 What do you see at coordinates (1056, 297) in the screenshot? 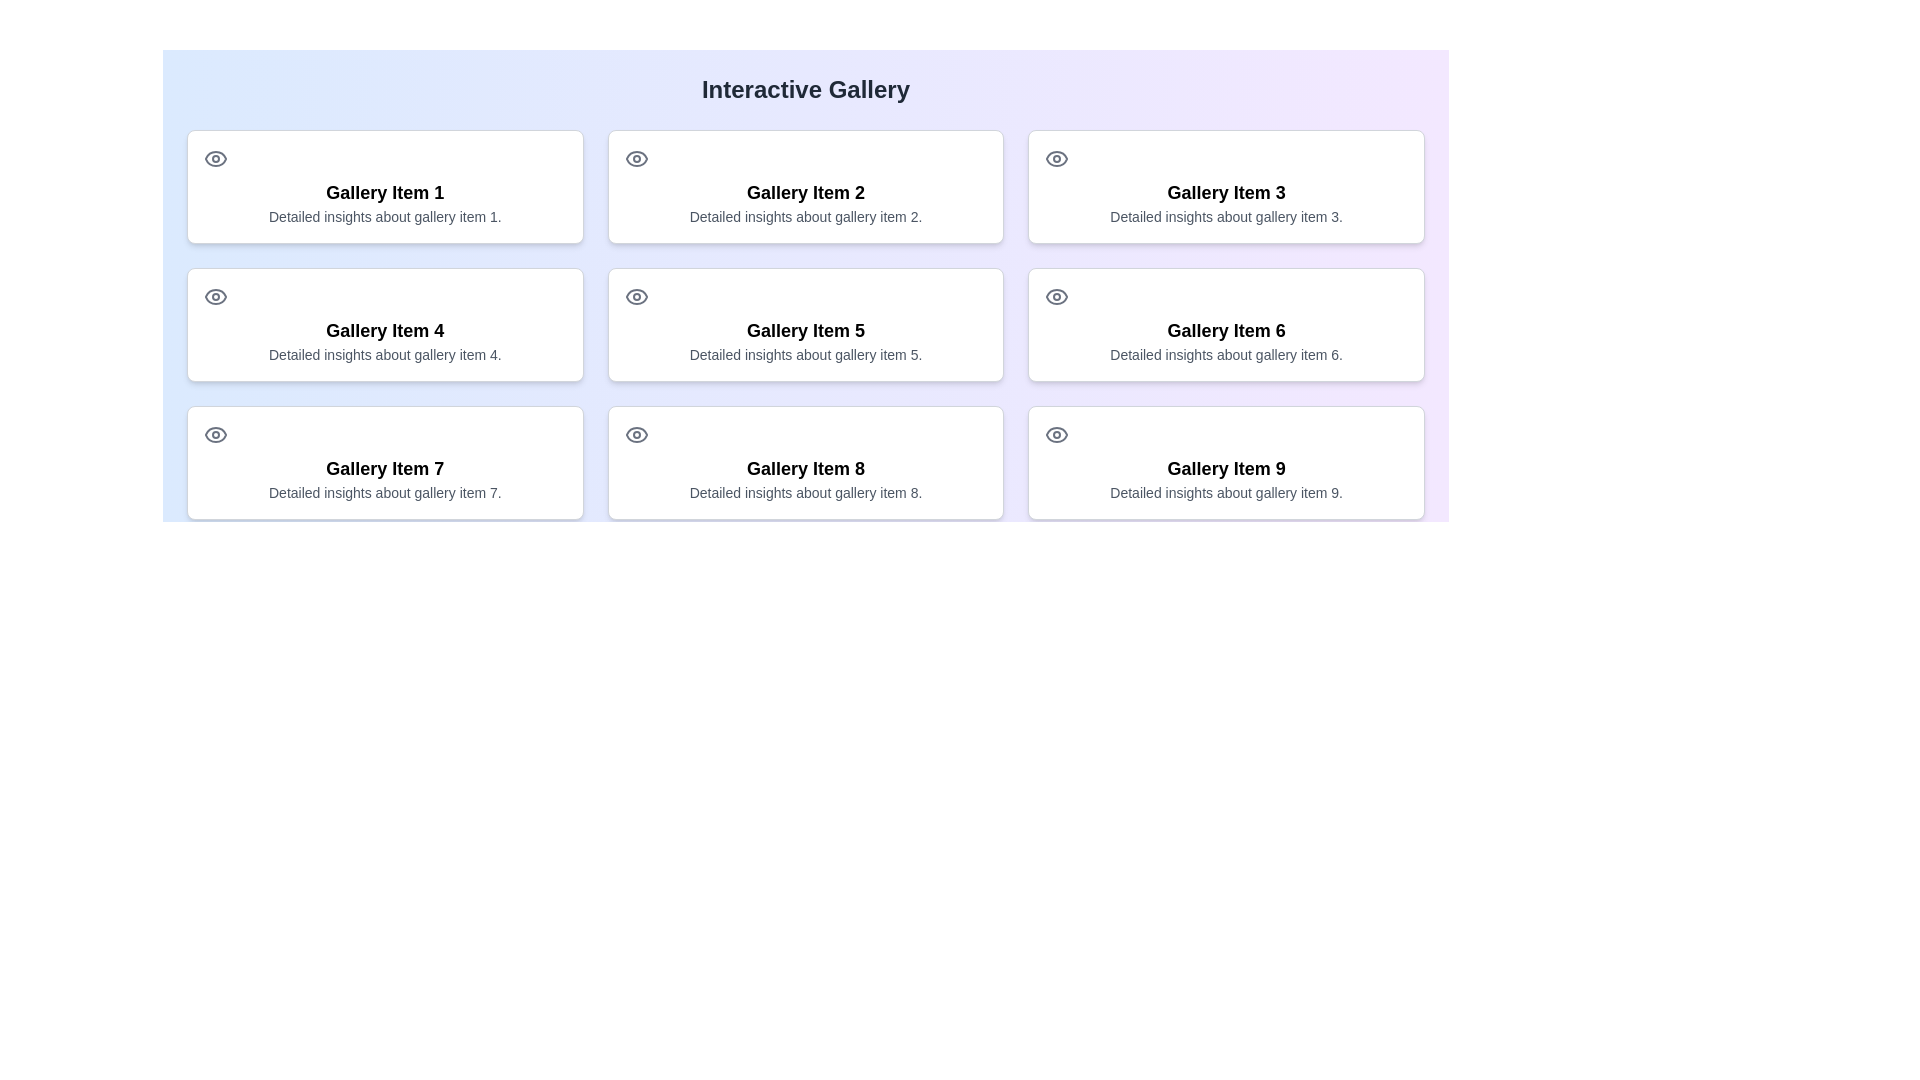
I see `the eye-shaped visibility icon located on 'Gallery Item 6' card in the second row and third column of the grid layout by clicking it` at bounding box center [1056, 297].